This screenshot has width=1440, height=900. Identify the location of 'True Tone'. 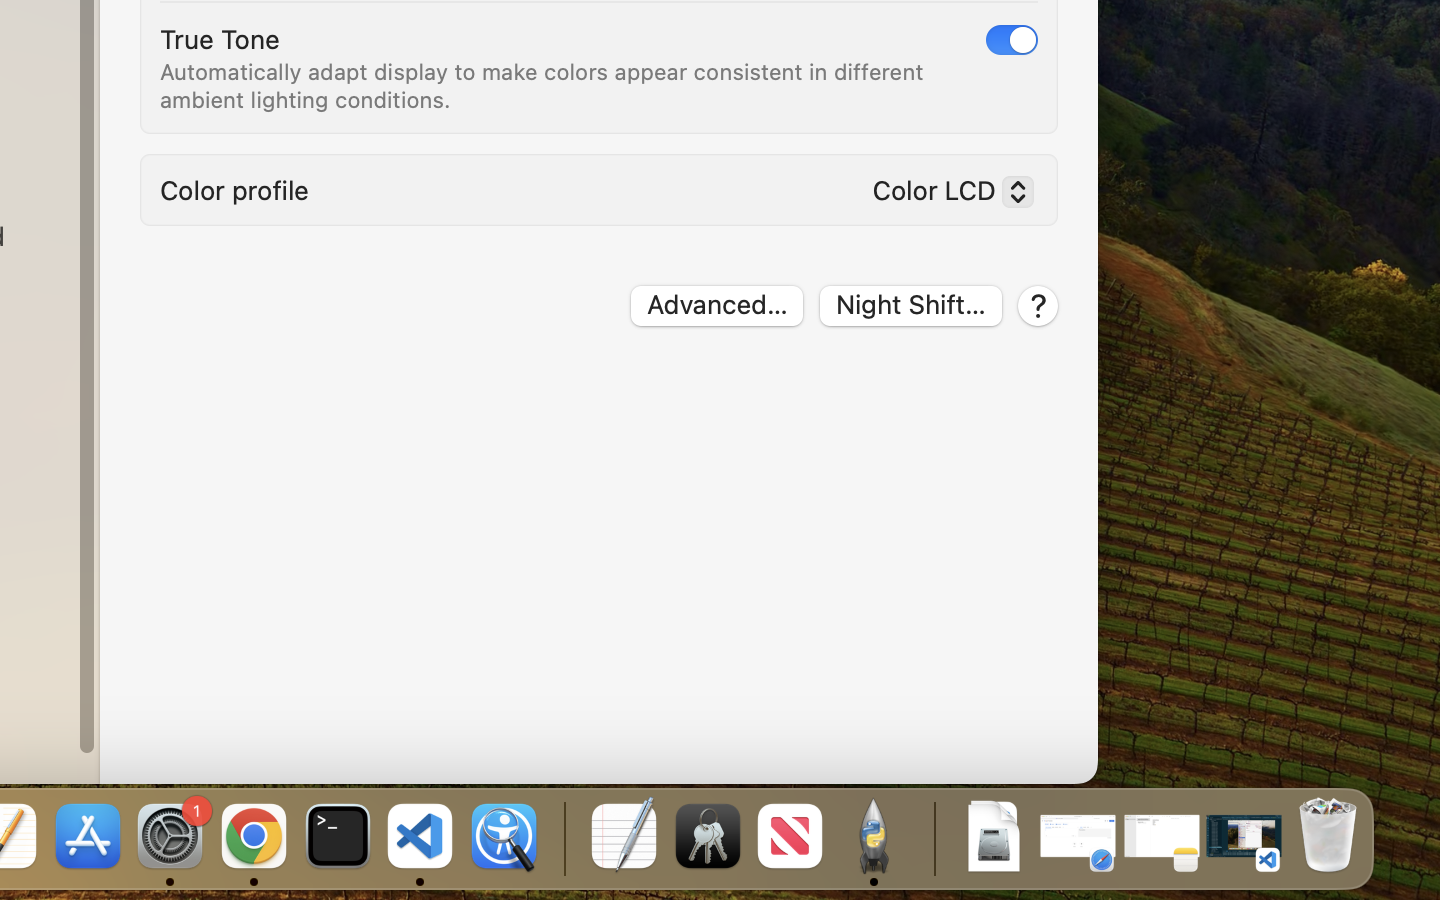
(220, 36).